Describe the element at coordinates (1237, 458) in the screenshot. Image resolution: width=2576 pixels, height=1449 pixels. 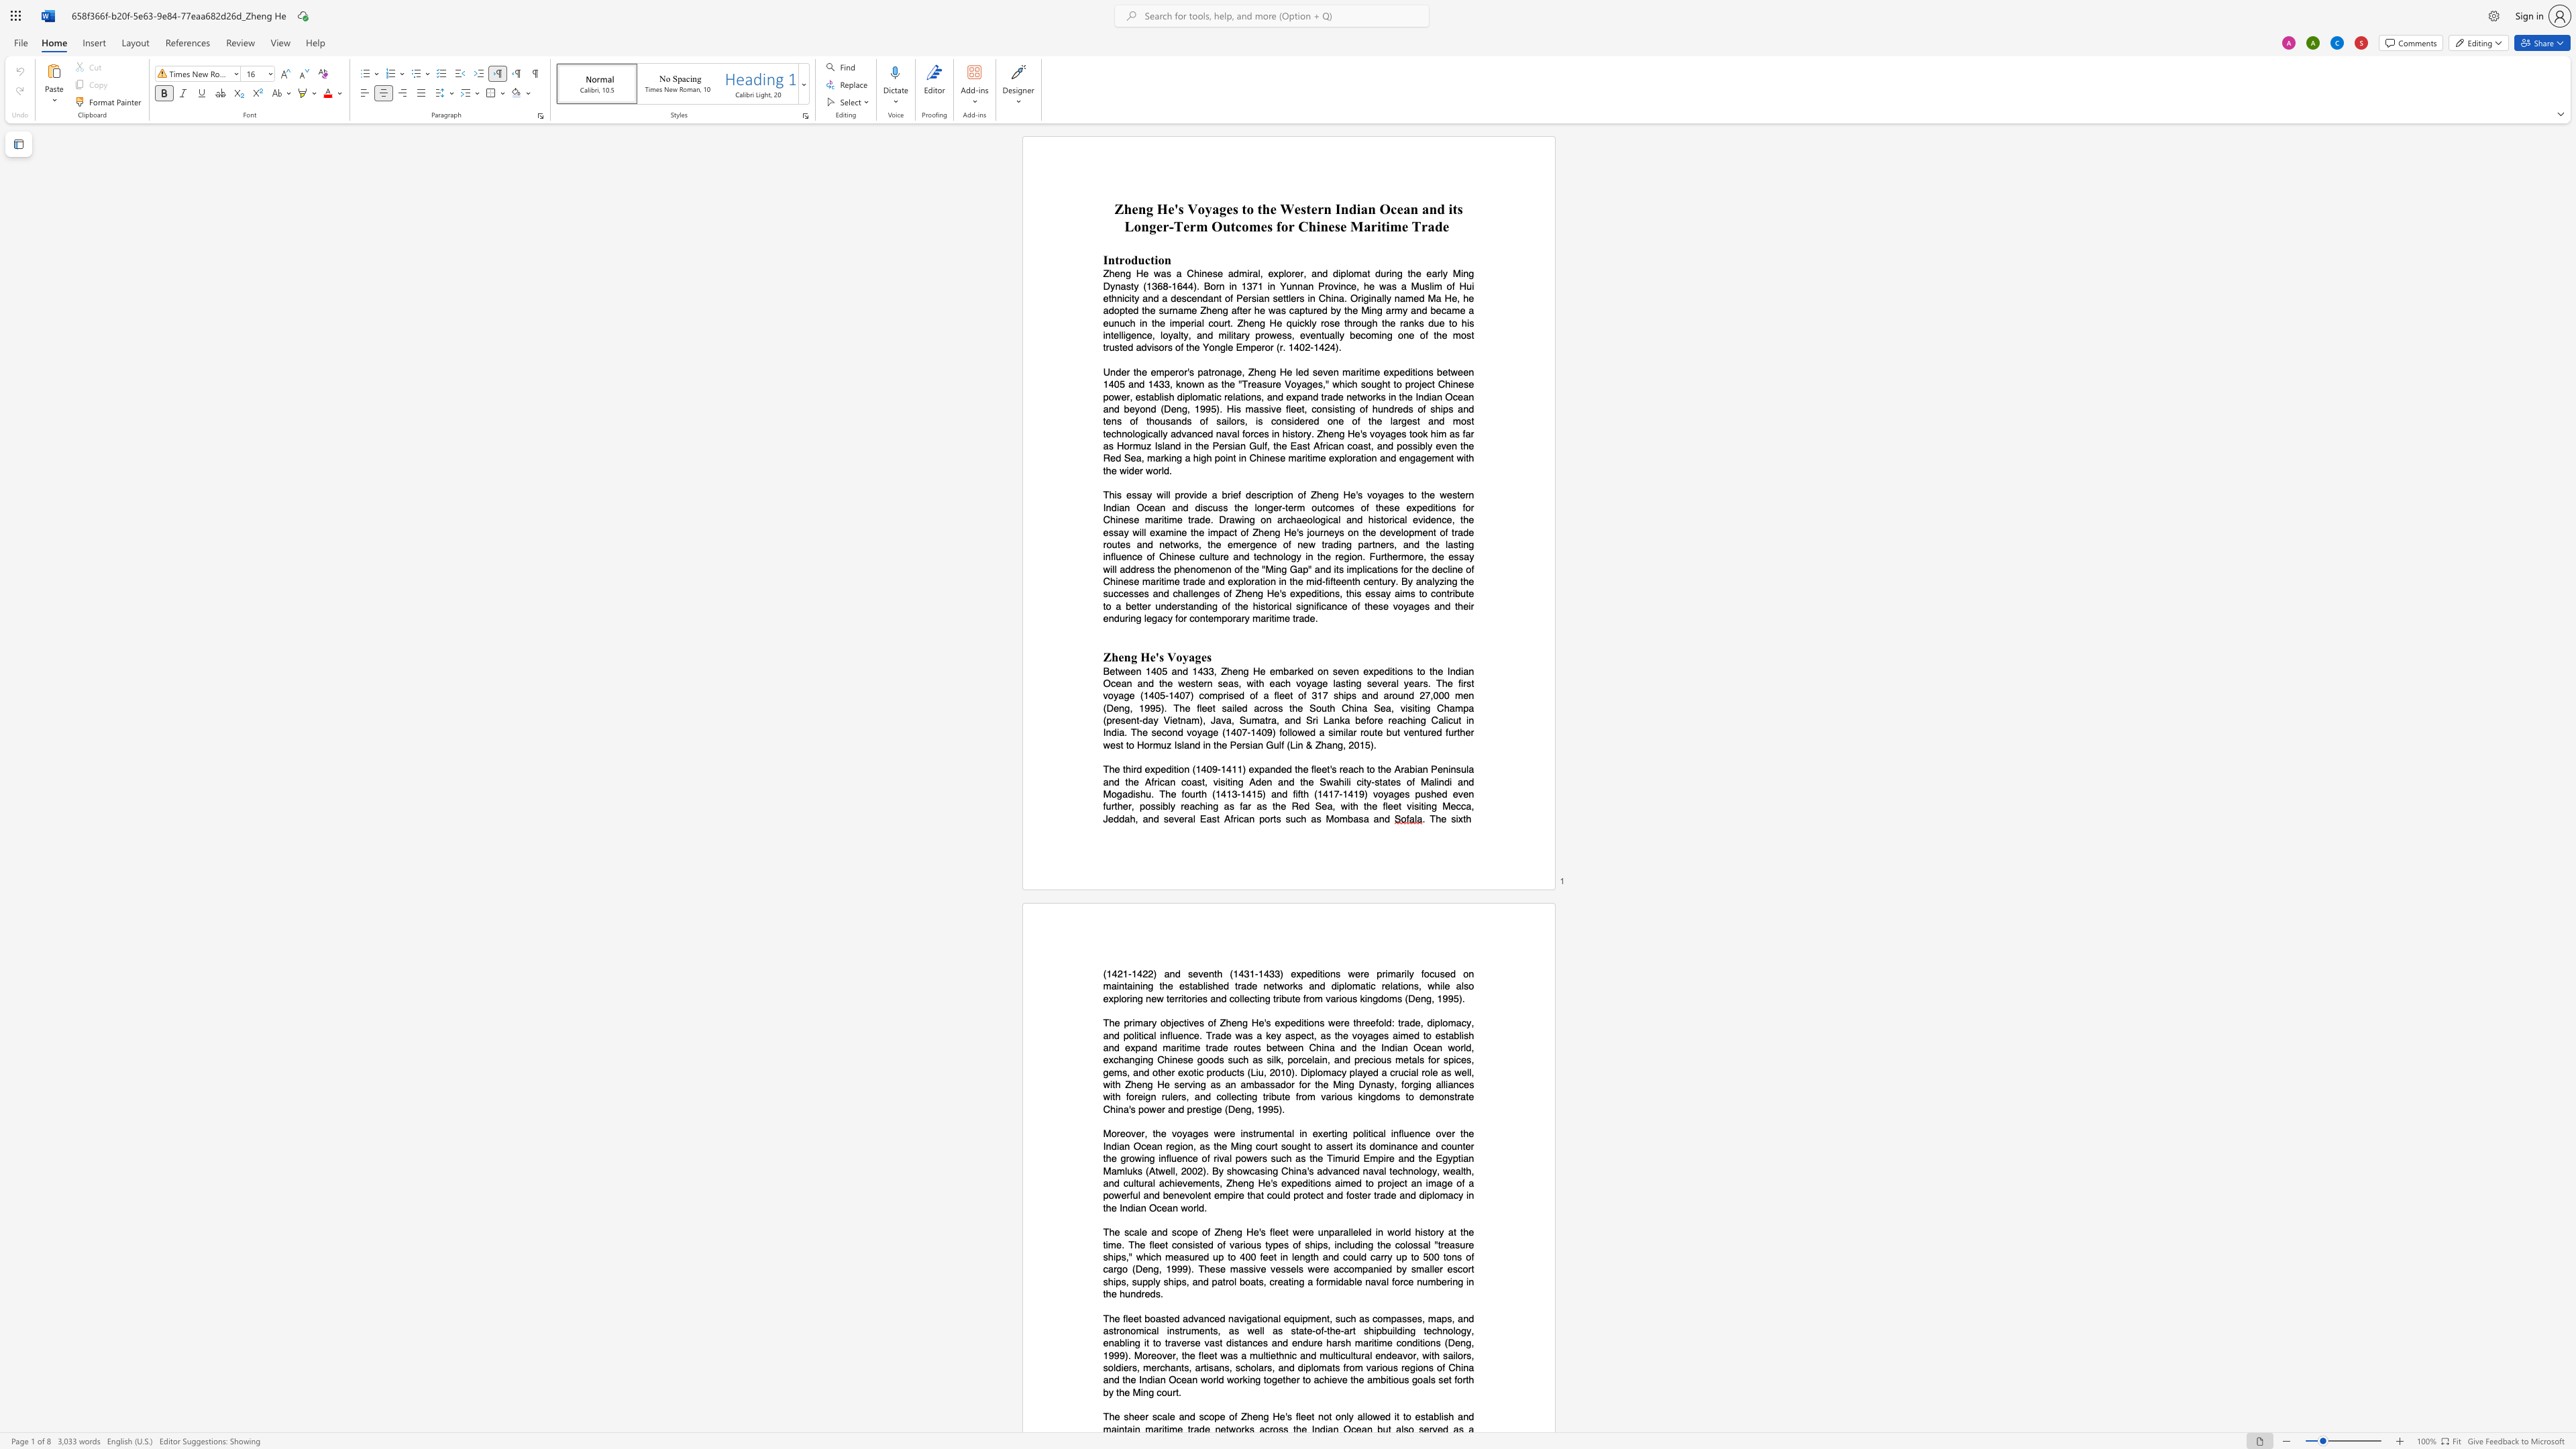
I see `the subset text "in Chinese maritime exploration and engagement with t" within the text "the Red Sea, marking a high point in Chinese maritime exploration and engagement with the wider world."` at that location.